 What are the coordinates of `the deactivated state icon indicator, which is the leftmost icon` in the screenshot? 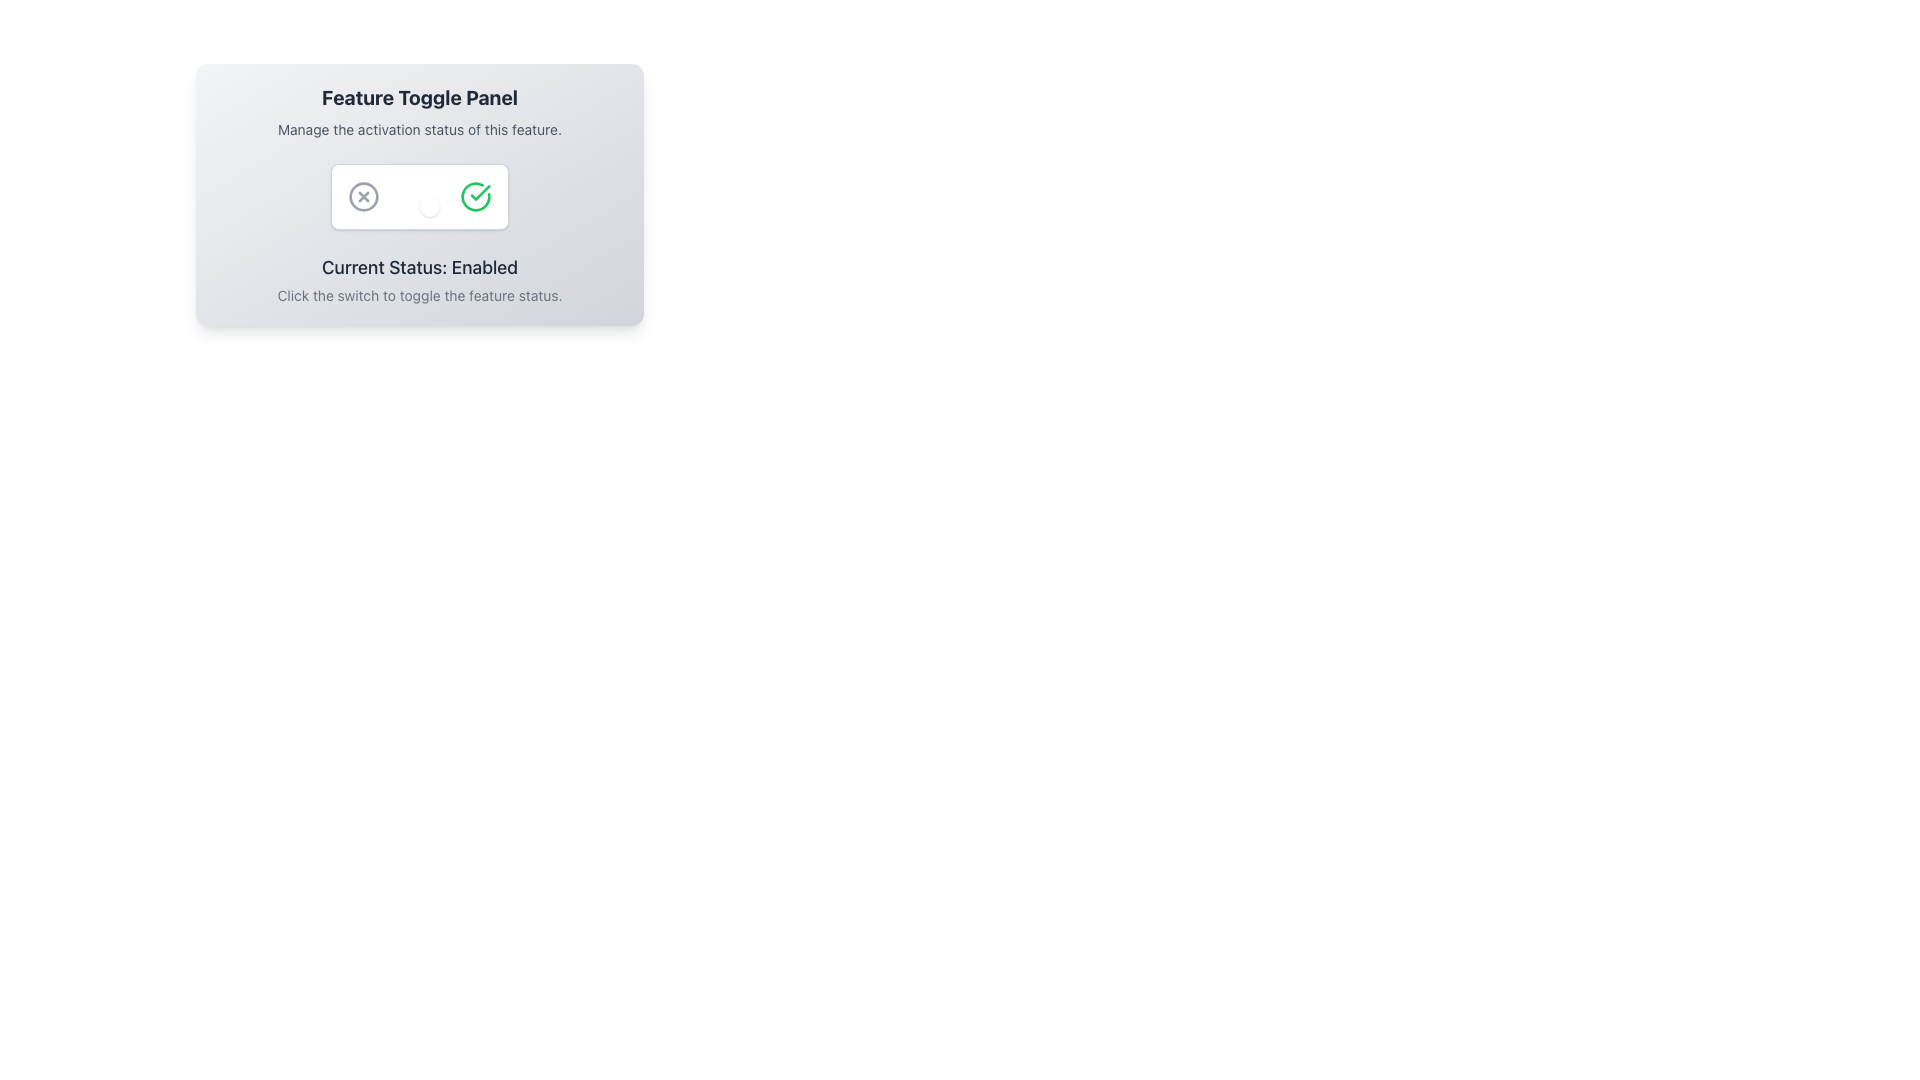 It's located at (364, 196).